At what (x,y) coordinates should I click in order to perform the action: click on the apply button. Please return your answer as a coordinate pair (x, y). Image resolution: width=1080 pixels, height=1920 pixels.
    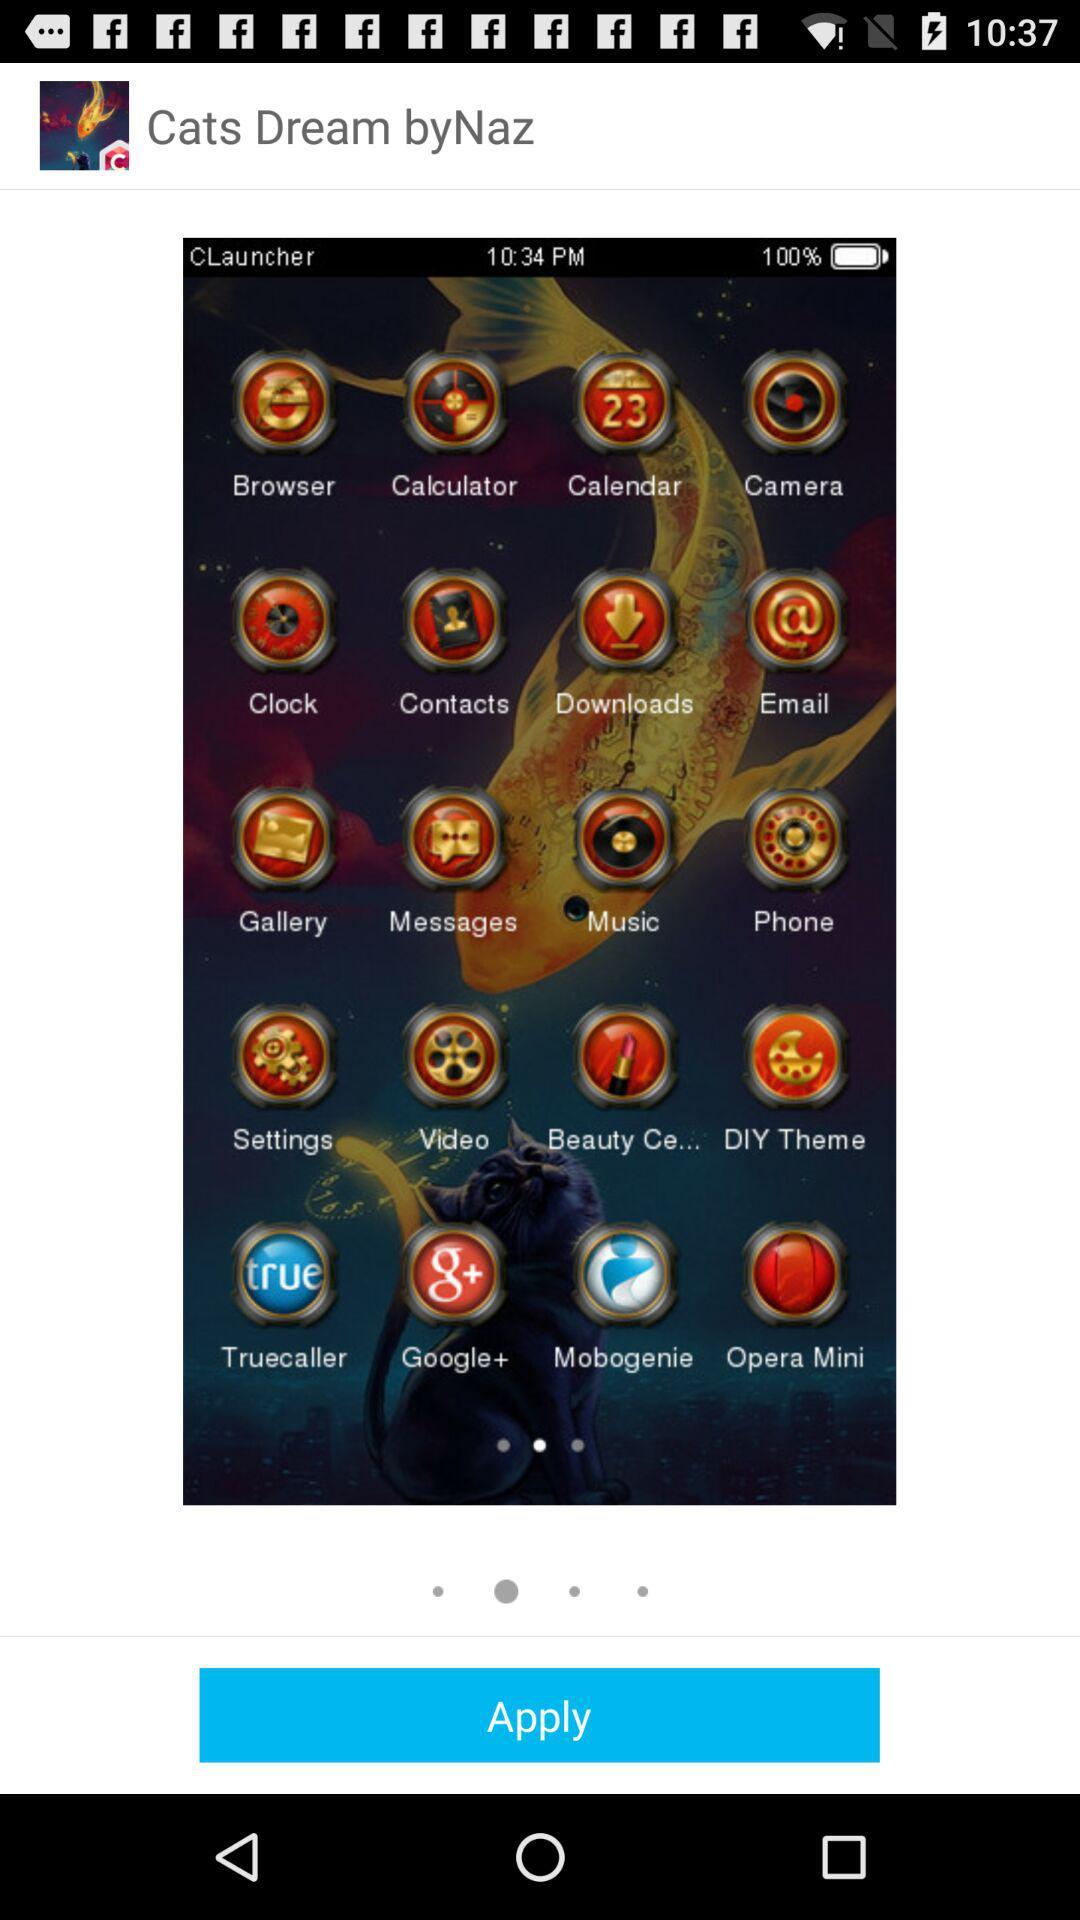
    Looking at the image, I should click on (538, 1714).